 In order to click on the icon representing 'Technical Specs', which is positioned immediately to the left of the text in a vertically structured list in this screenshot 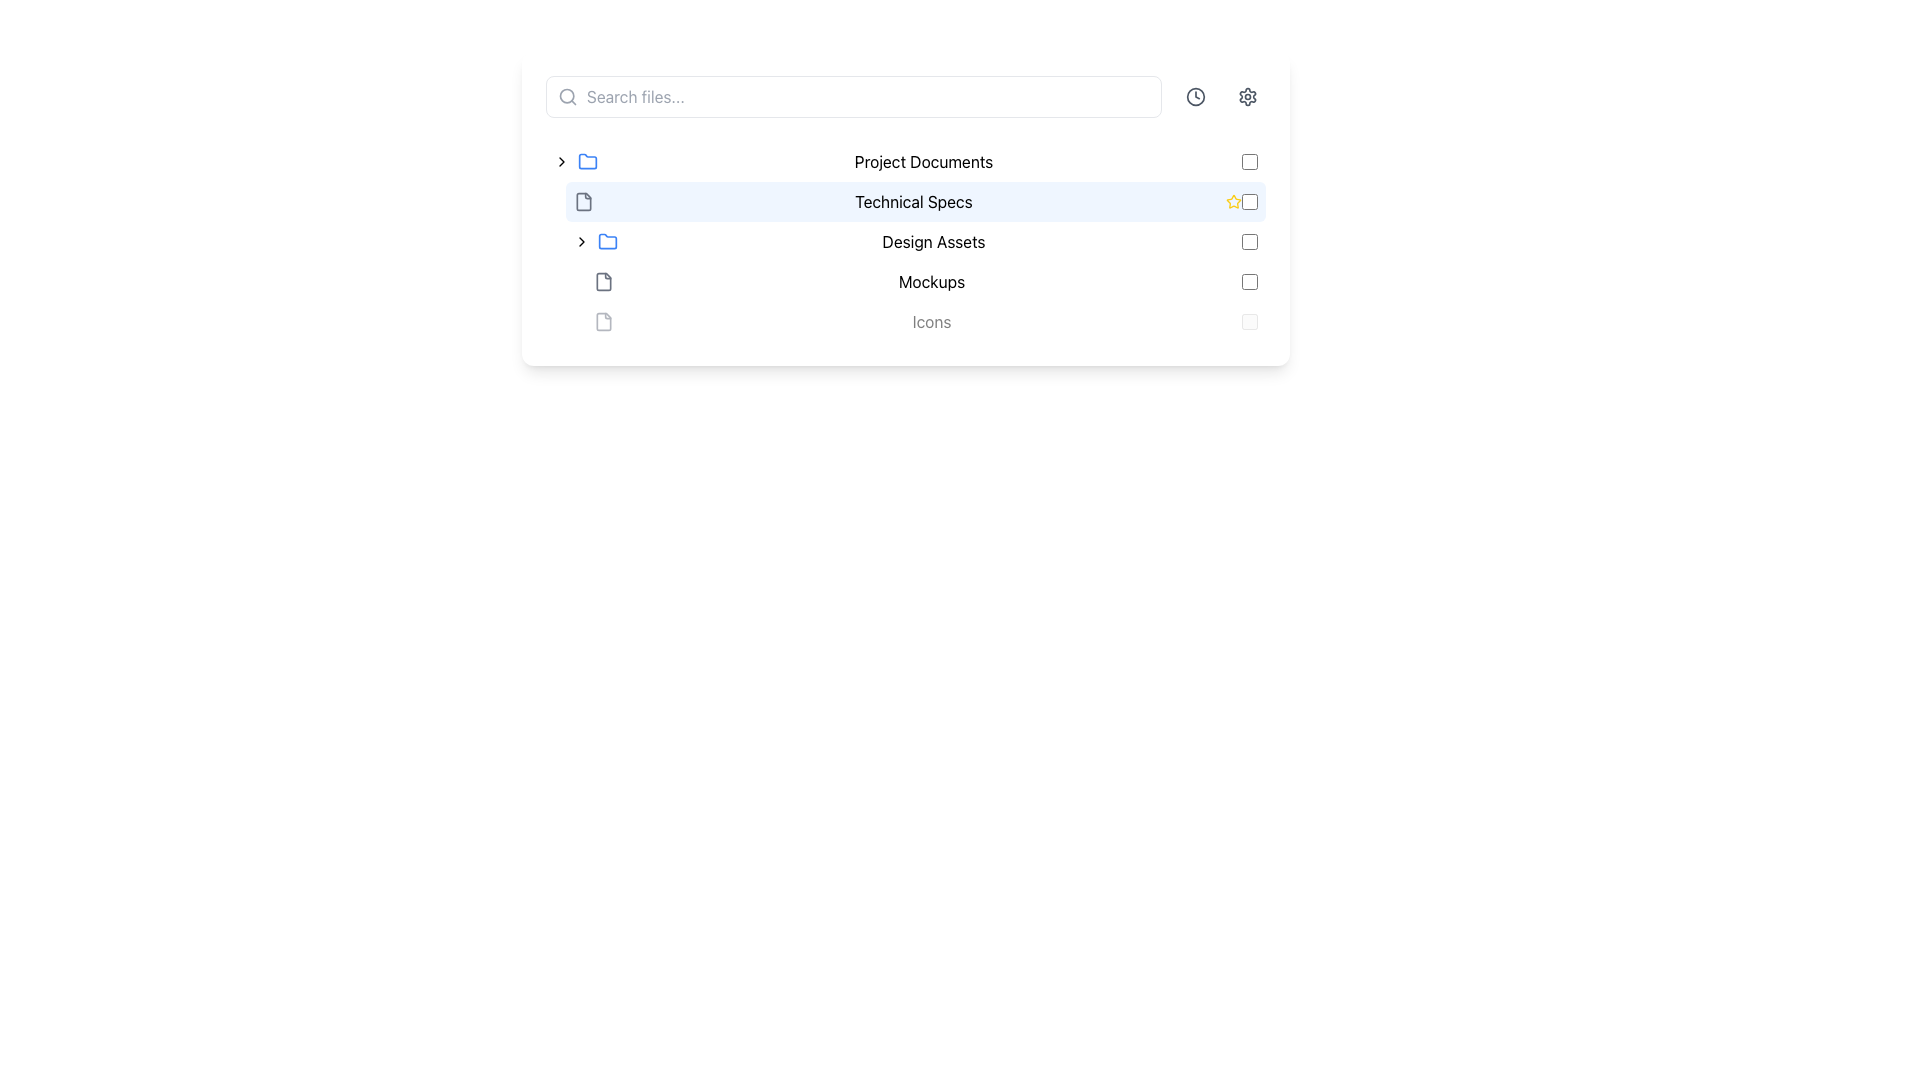, I will do `click(583, 201)`.